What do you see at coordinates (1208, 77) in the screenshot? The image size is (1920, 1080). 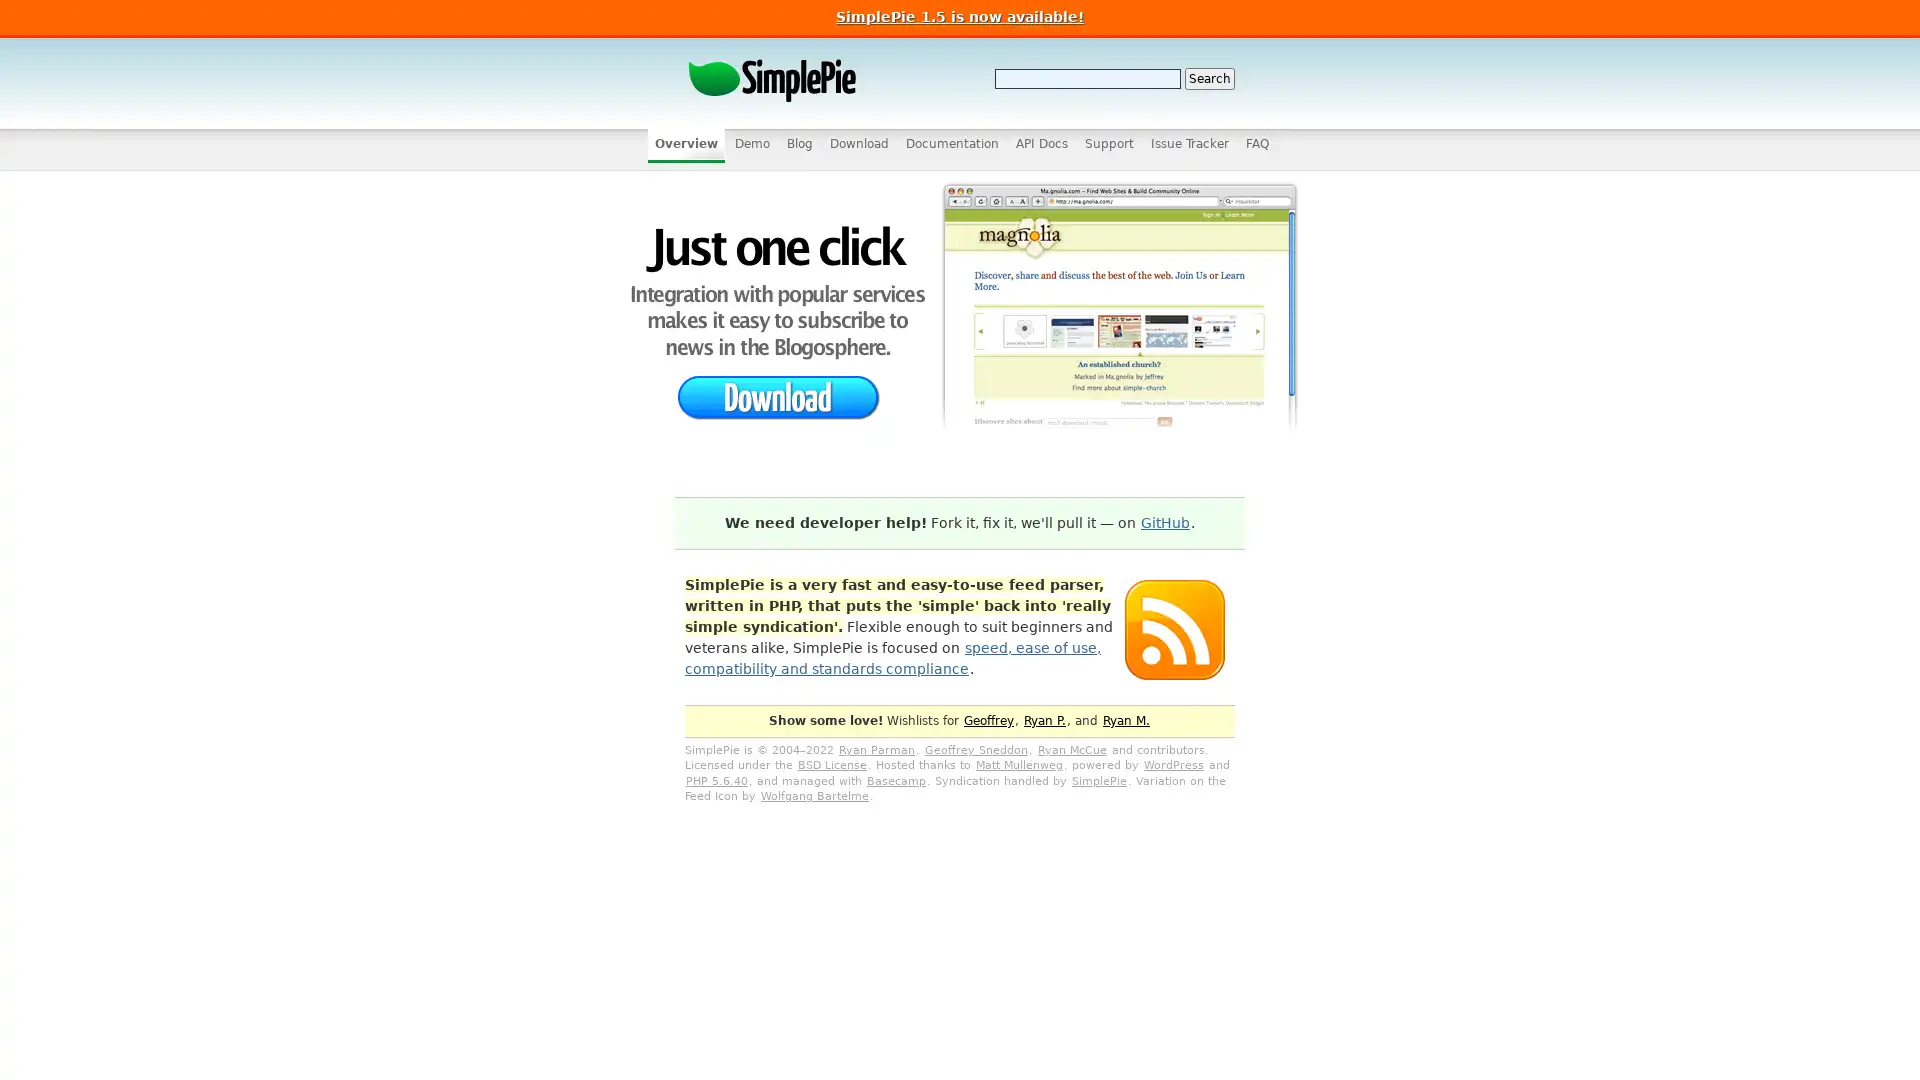 I see `Search` at bounding box center [1208, 77].